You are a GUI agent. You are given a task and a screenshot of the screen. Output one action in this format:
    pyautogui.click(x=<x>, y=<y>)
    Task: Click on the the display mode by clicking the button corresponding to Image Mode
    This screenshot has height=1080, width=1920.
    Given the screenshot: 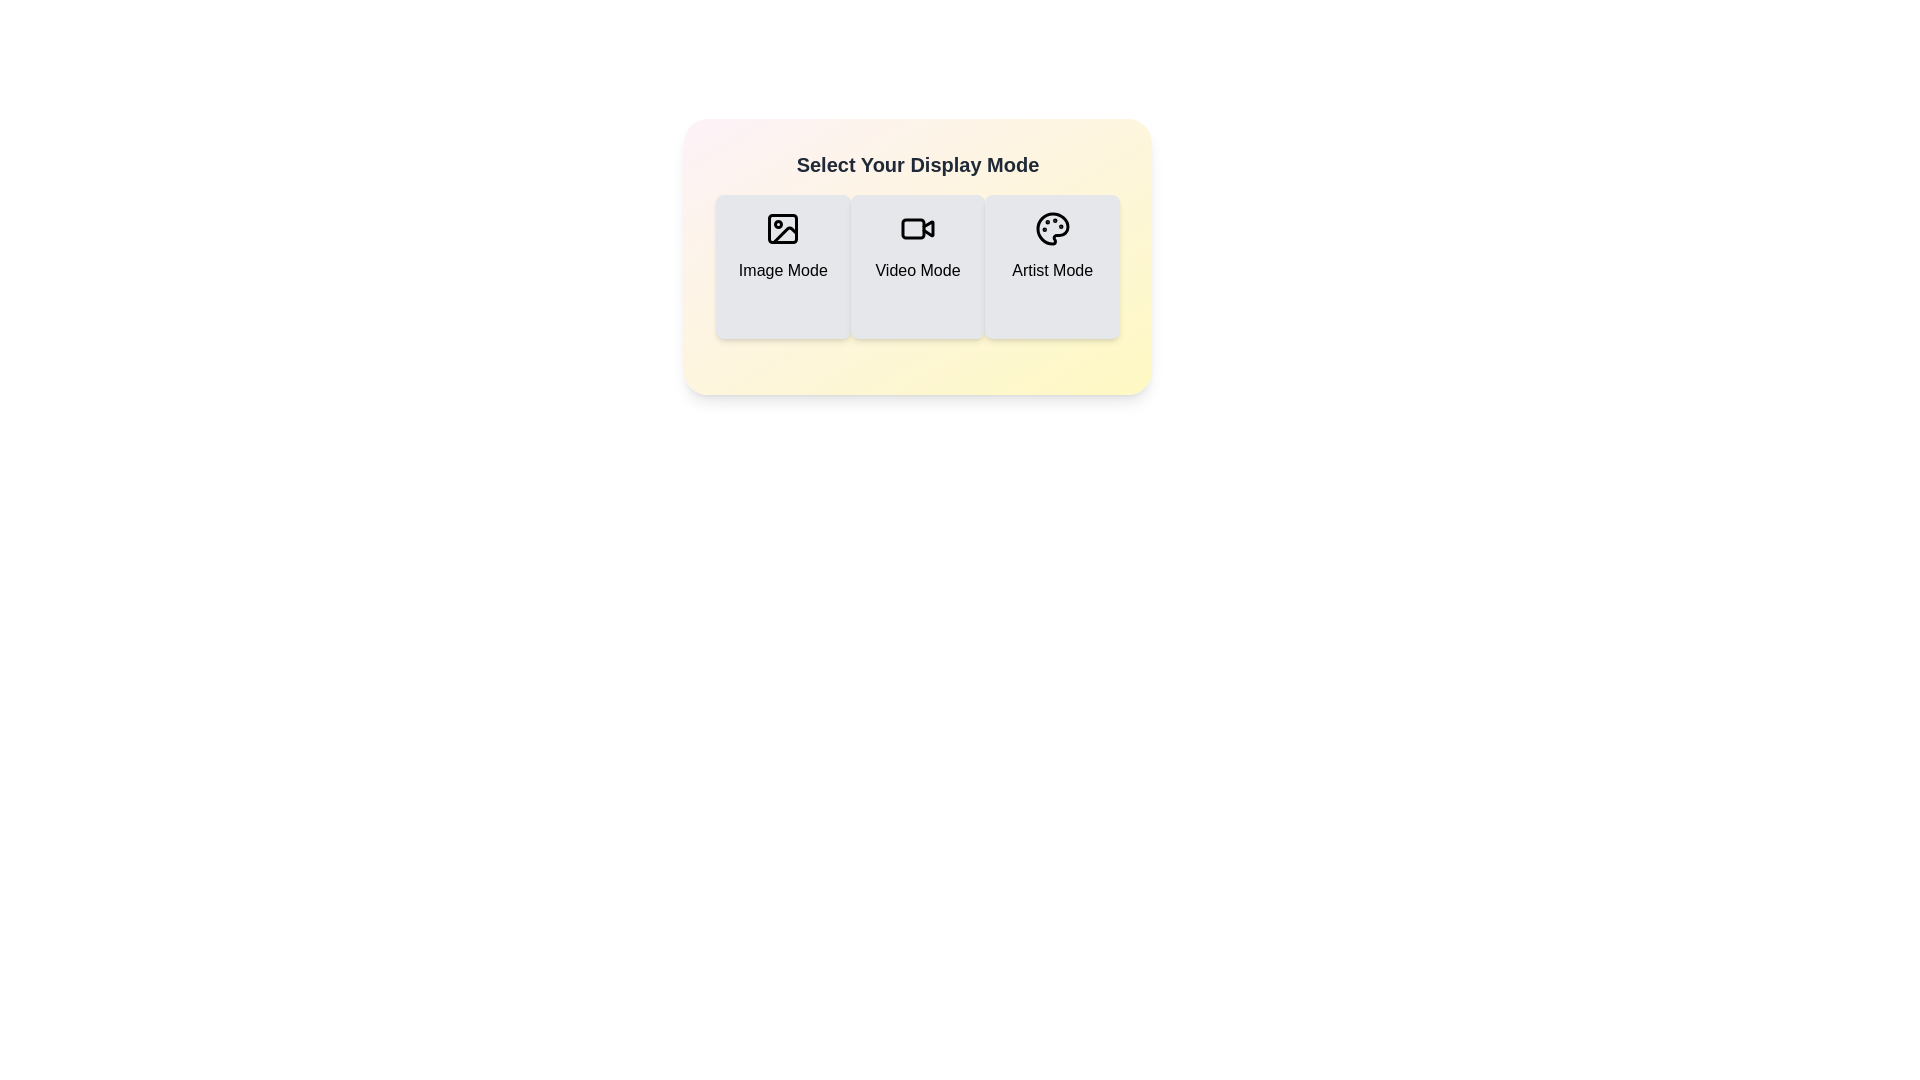 What is the action you would take?
    pyautogui.click(x=781, y=265)
    